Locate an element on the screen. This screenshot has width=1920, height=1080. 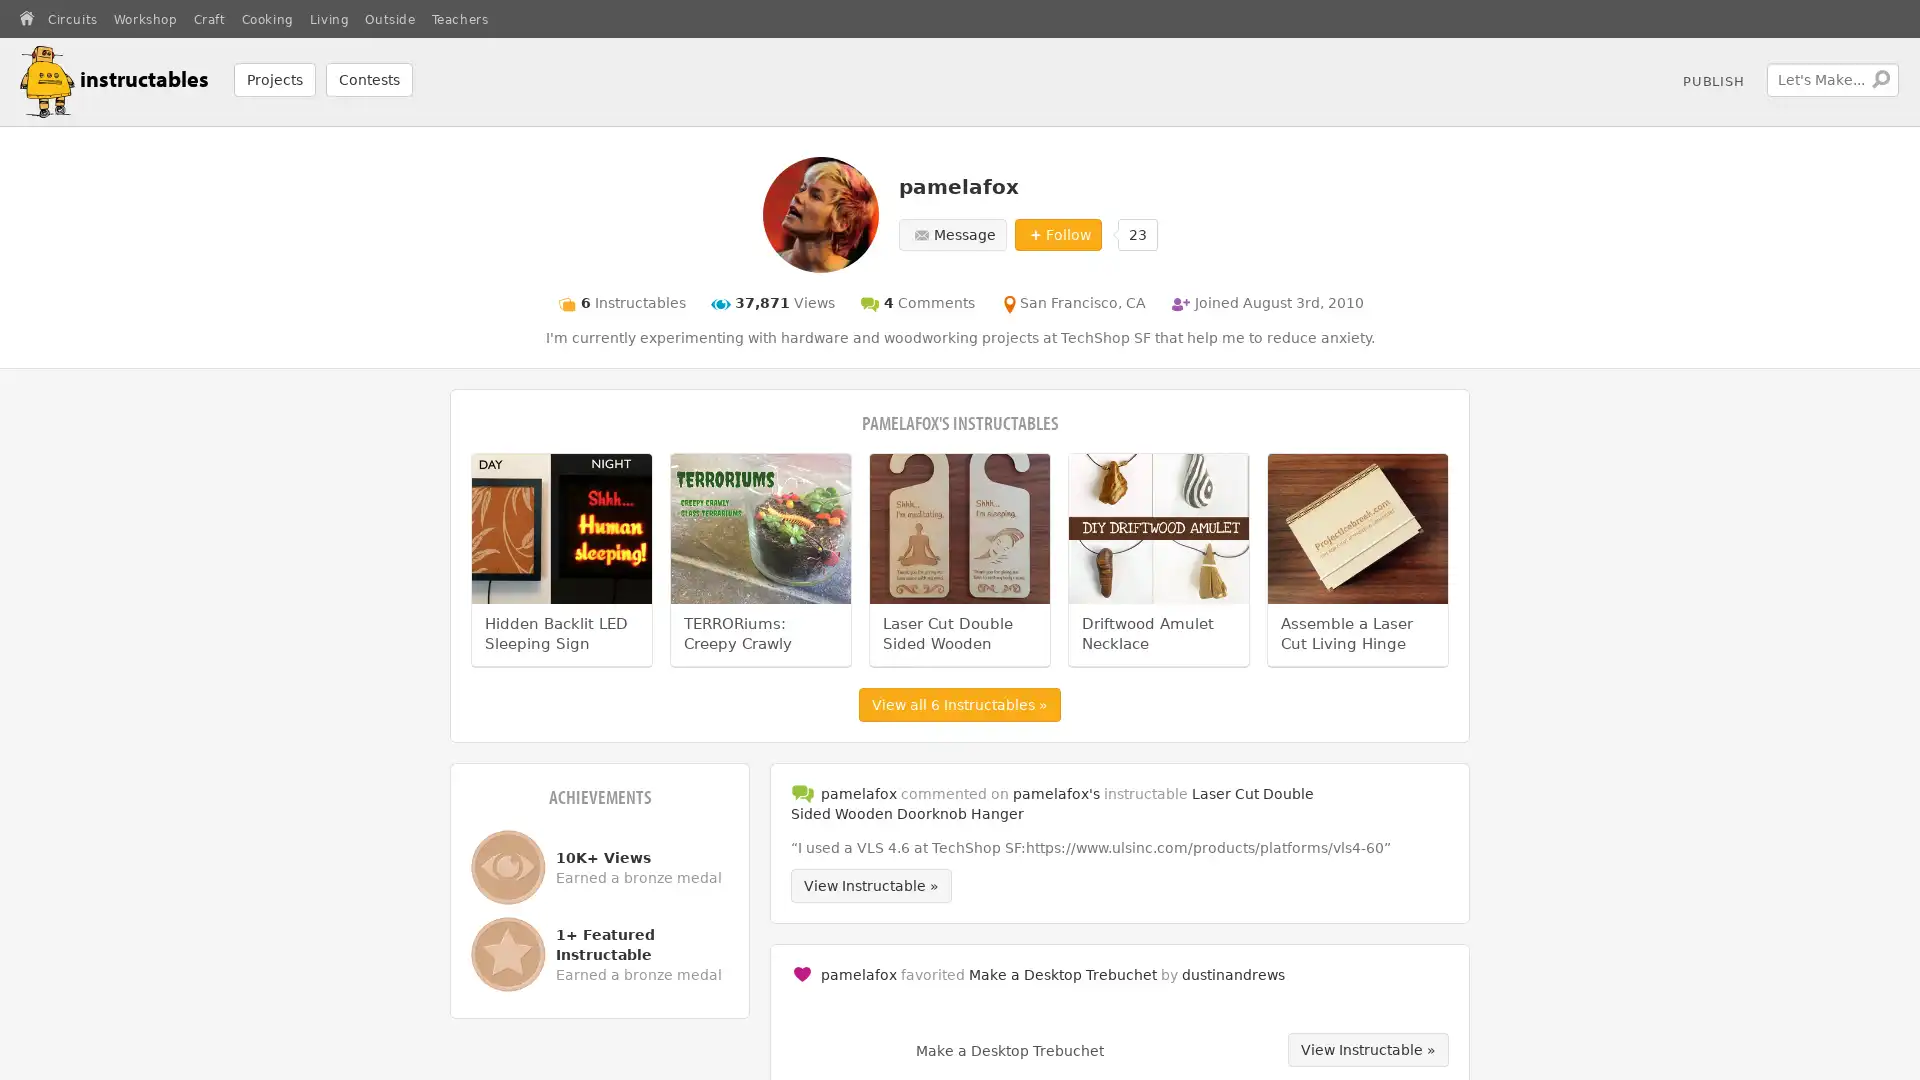
Follow is located at coordinates (1056, 233).